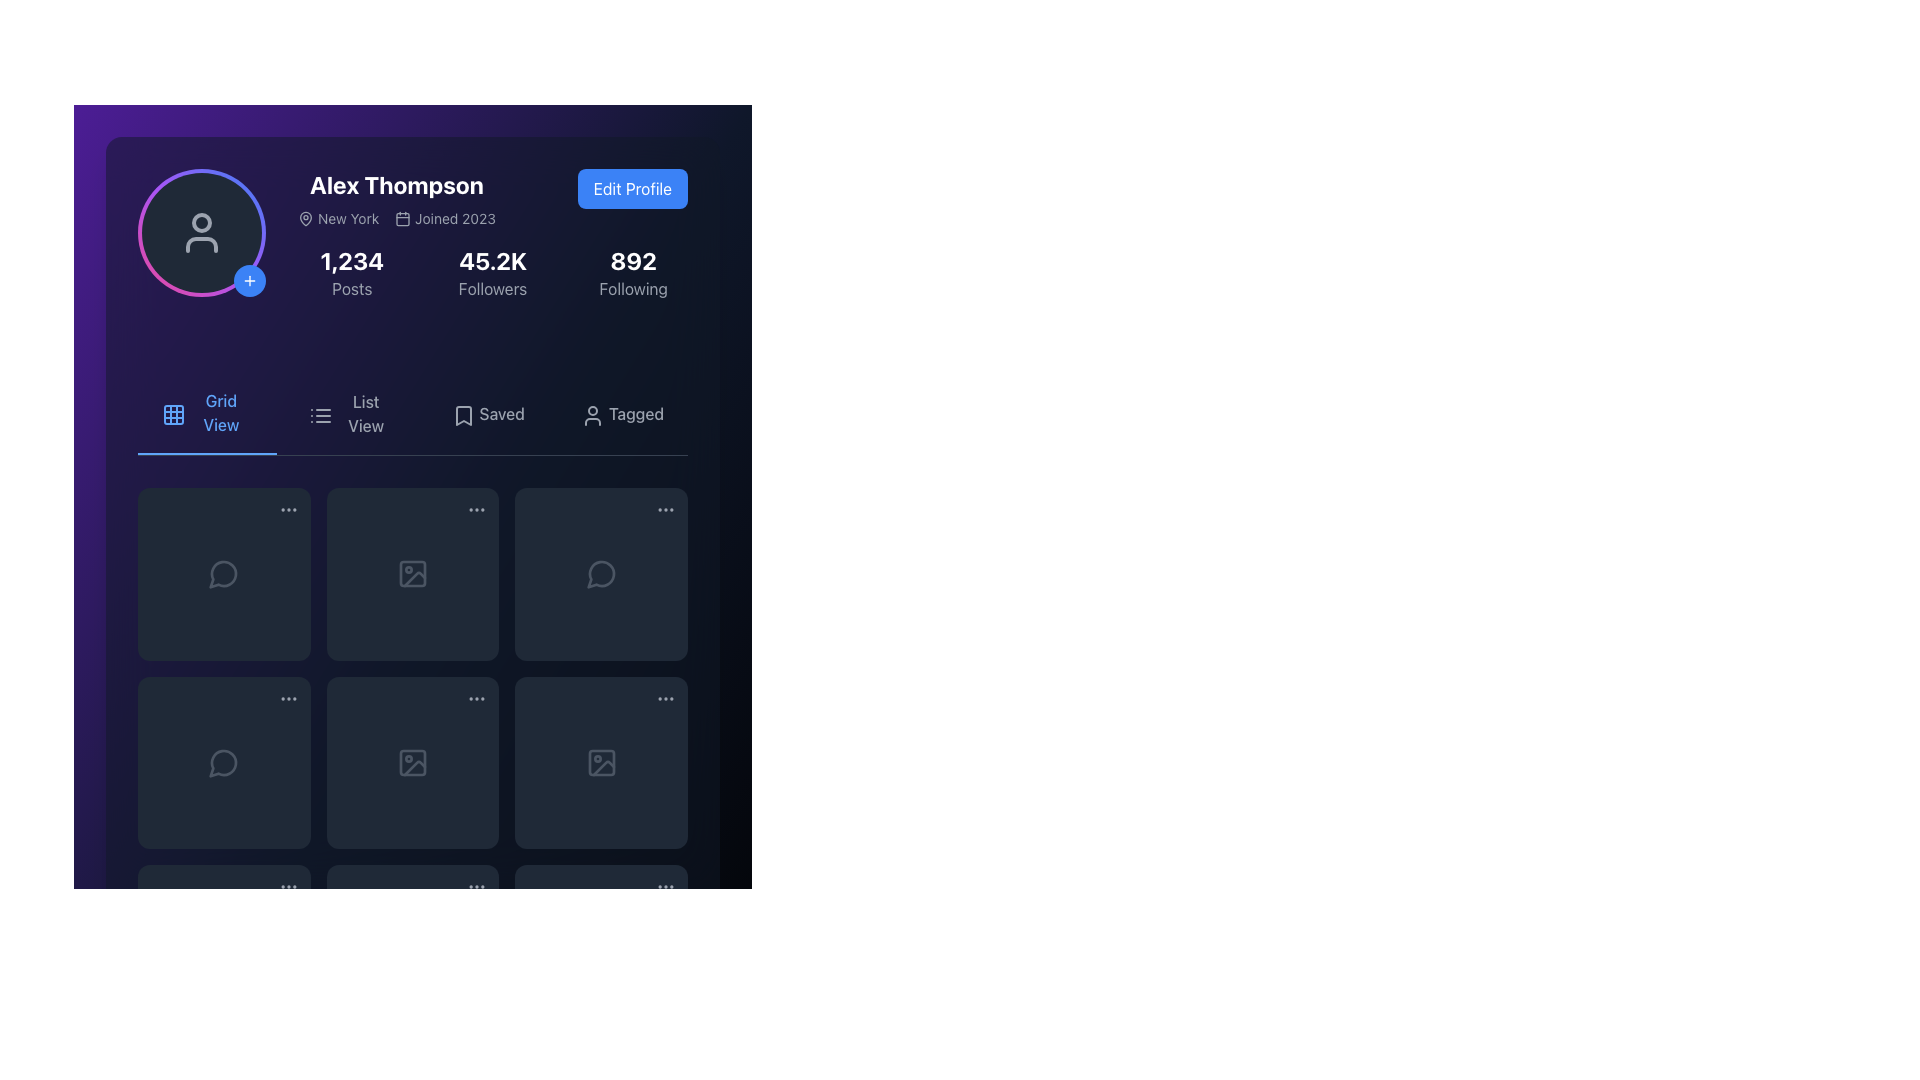  What do you see at coordinates (287, 508) in the screenshot?
I see `the gray triple-dot icon located in the upper-right corner of the top-left card in the grid view` at bounding box center [287, 508].